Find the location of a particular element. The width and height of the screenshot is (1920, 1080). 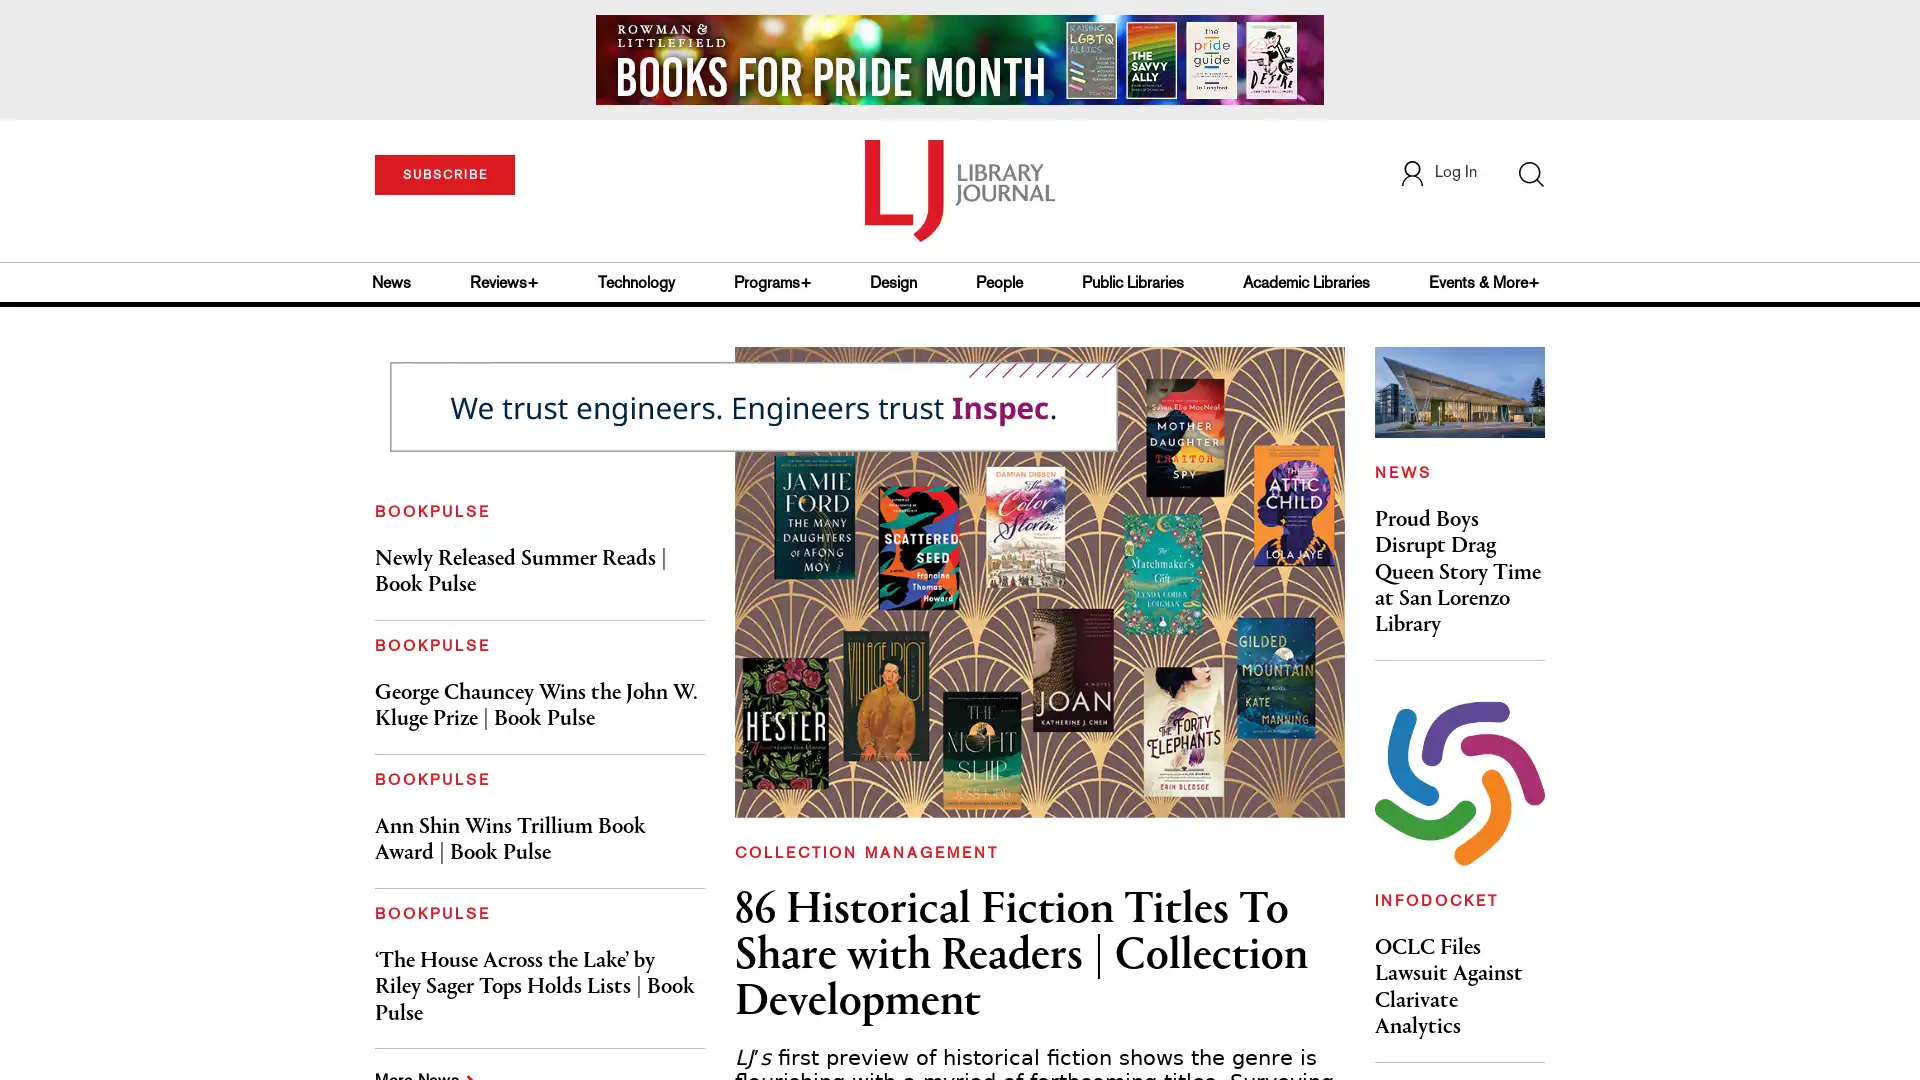

Log In is located at coordinates (1437, 172).